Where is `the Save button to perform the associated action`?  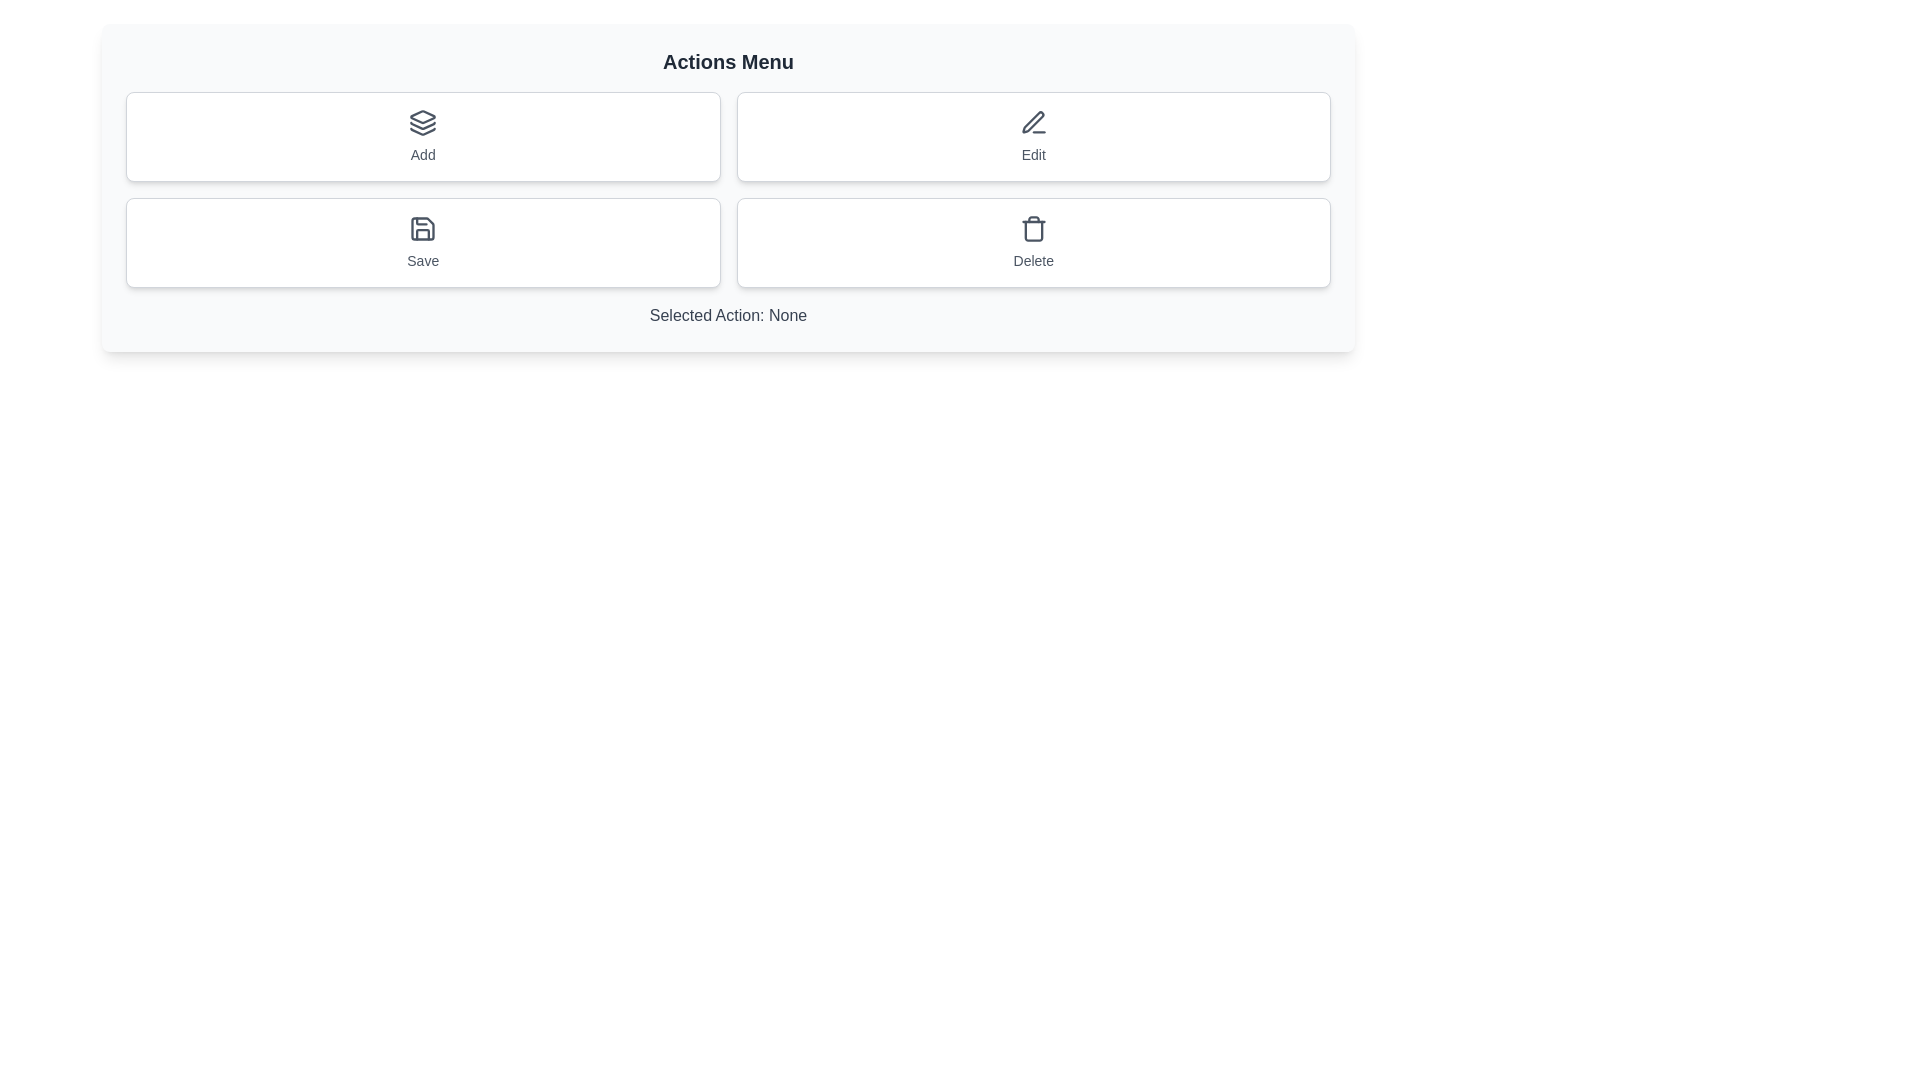
the Save button to perform the associated action is located at coordinates (422, 242).